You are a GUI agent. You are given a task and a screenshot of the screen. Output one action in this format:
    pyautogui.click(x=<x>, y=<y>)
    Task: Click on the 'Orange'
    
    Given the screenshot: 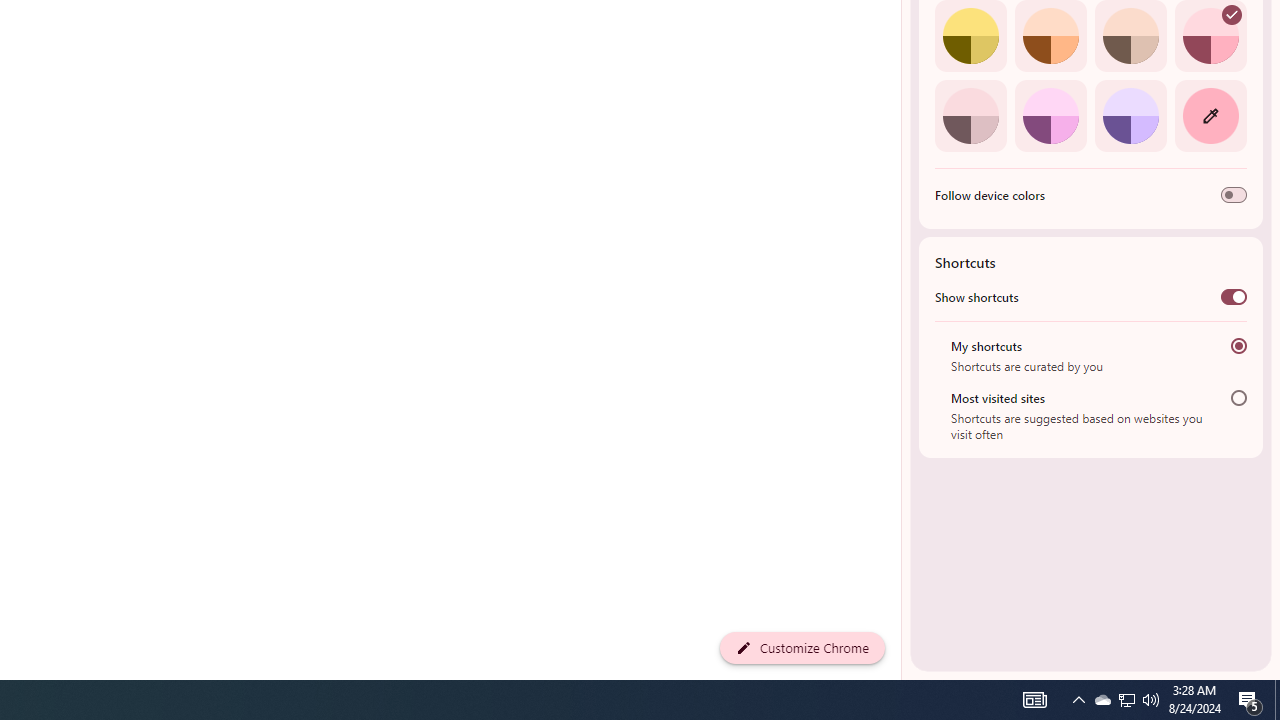 What is the action you would take?
    pyautogui.click(x=1049, y=36)
    